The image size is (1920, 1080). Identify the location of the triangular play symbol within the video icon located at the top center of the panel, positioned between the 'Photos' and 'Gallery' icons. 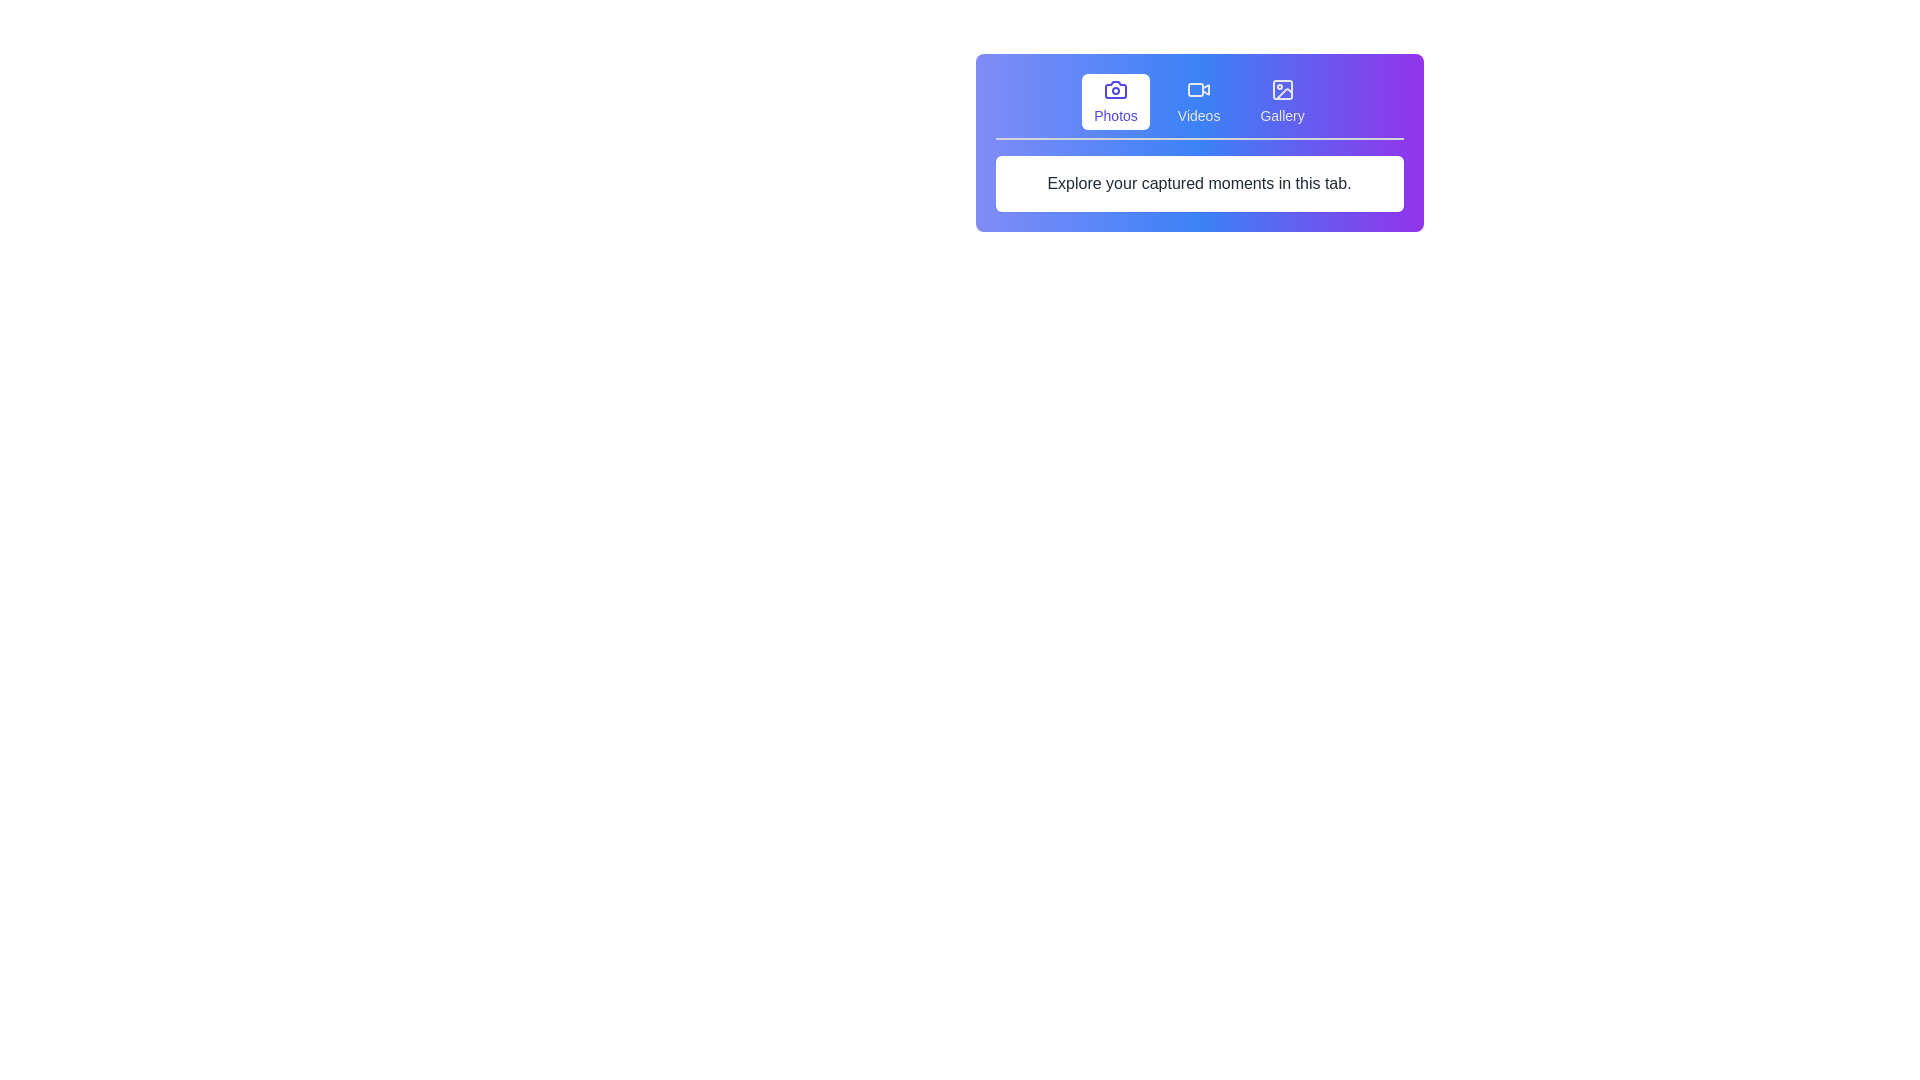
(1205, 88).